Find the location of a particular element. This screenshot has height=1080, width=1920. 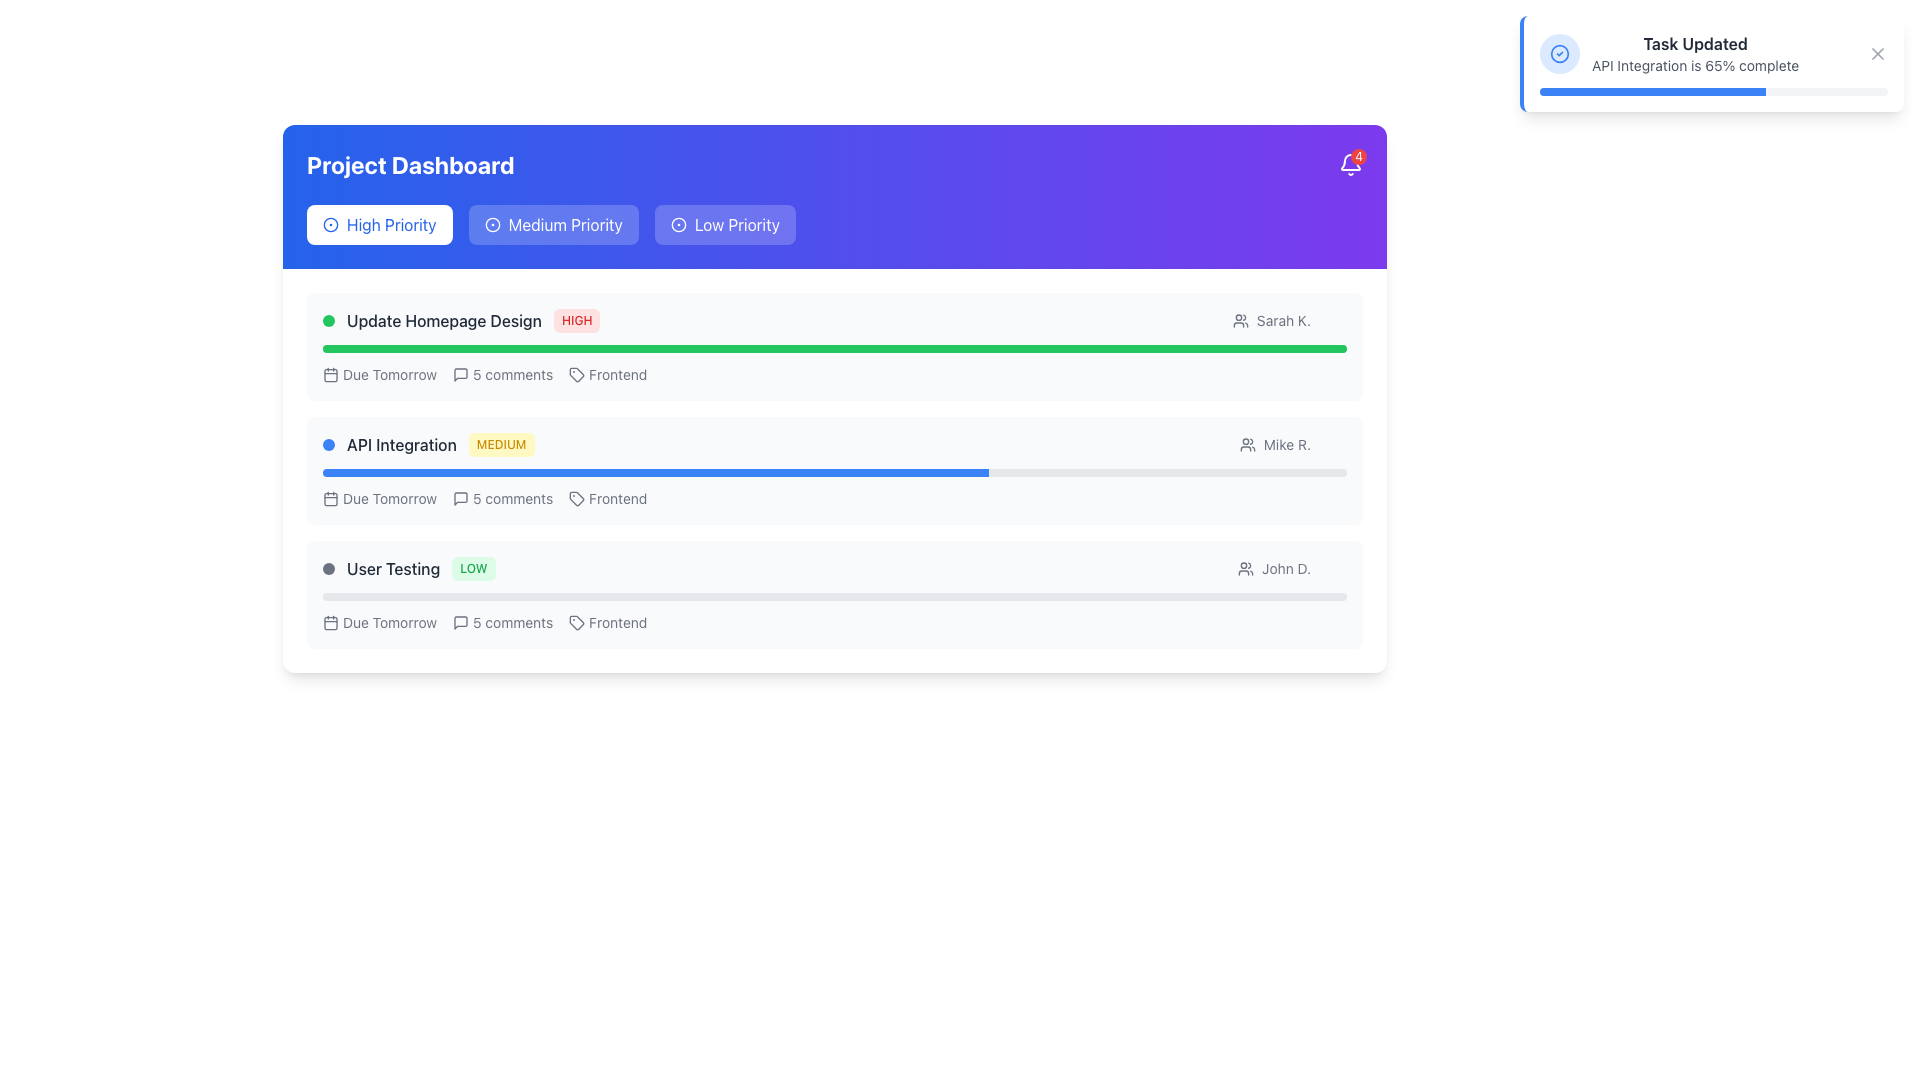

the group/team icon located to the left of 'Sarah K.' text, which is part of the task row labeled 'Update Homepage Design' is located at coordinates (1239, 319).